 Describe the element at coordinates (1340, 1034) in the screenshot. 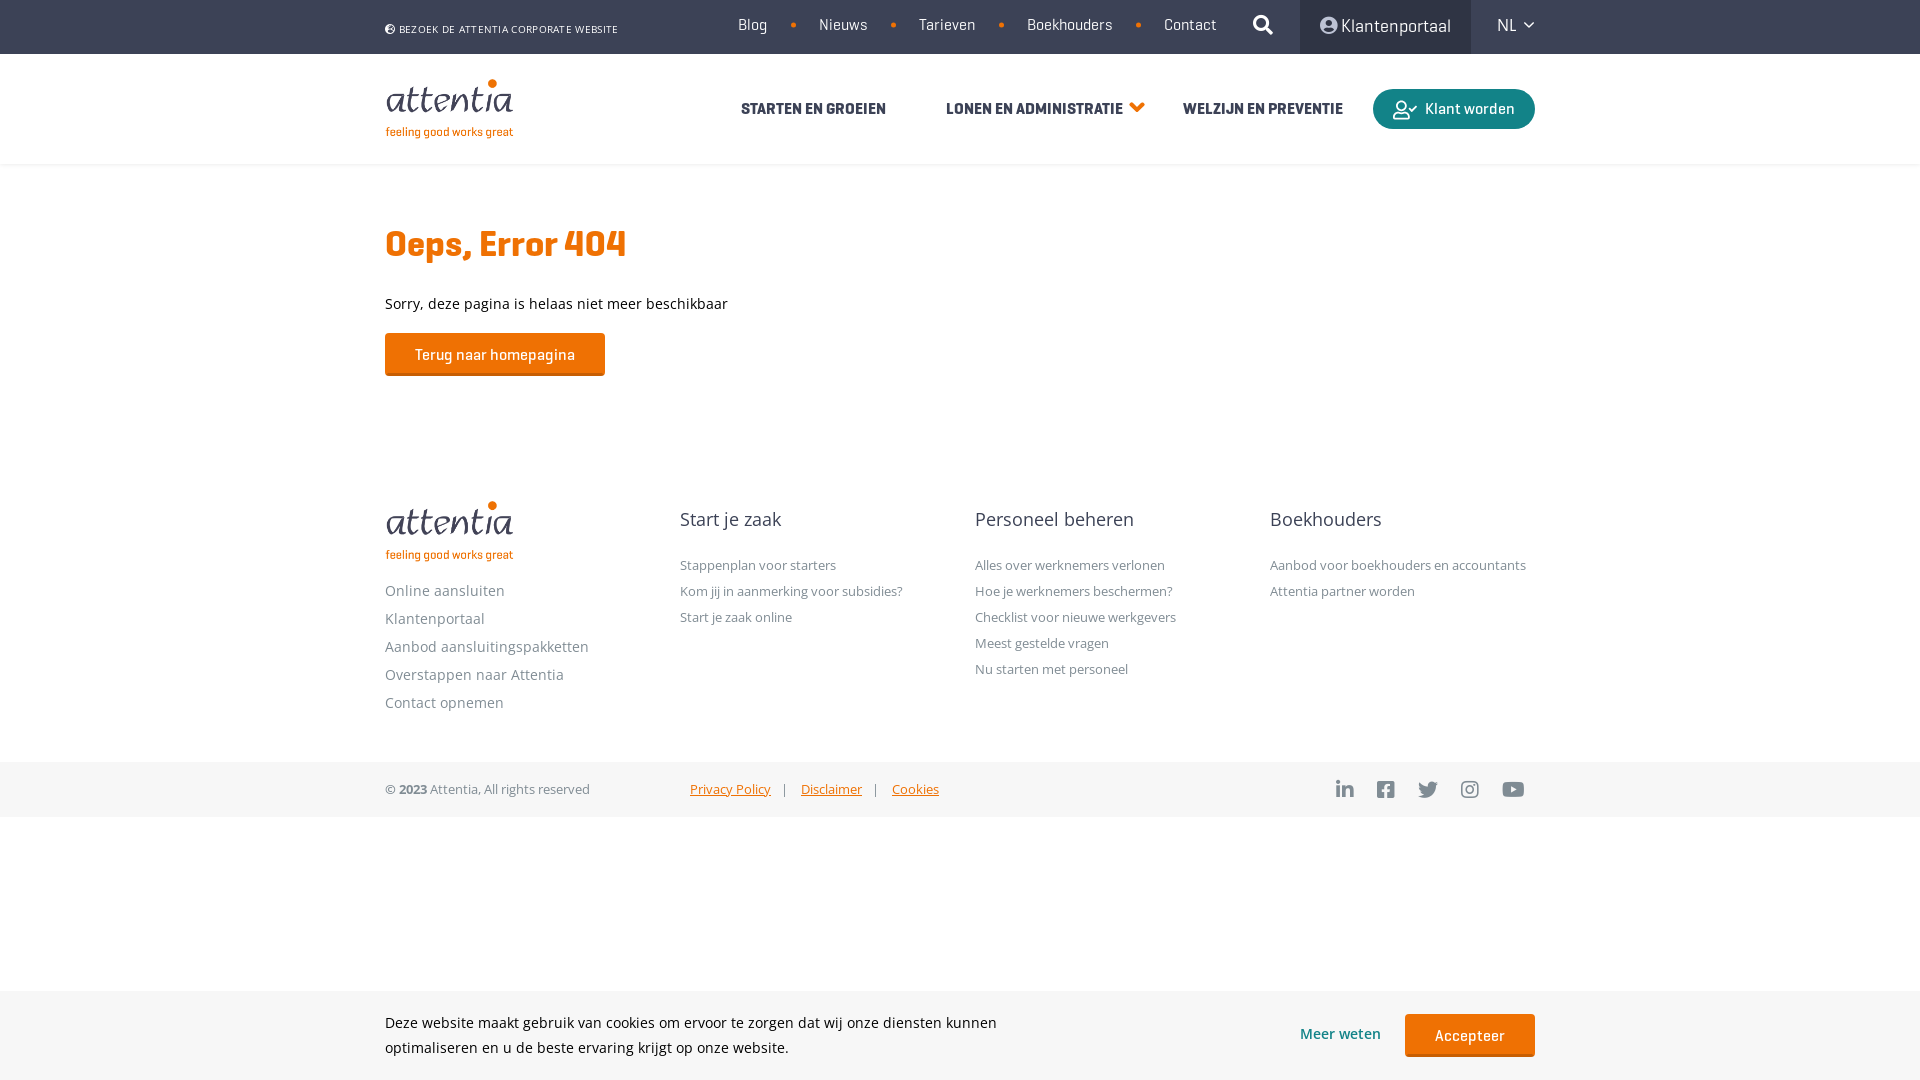

I see `'Meer weten'` at that location.